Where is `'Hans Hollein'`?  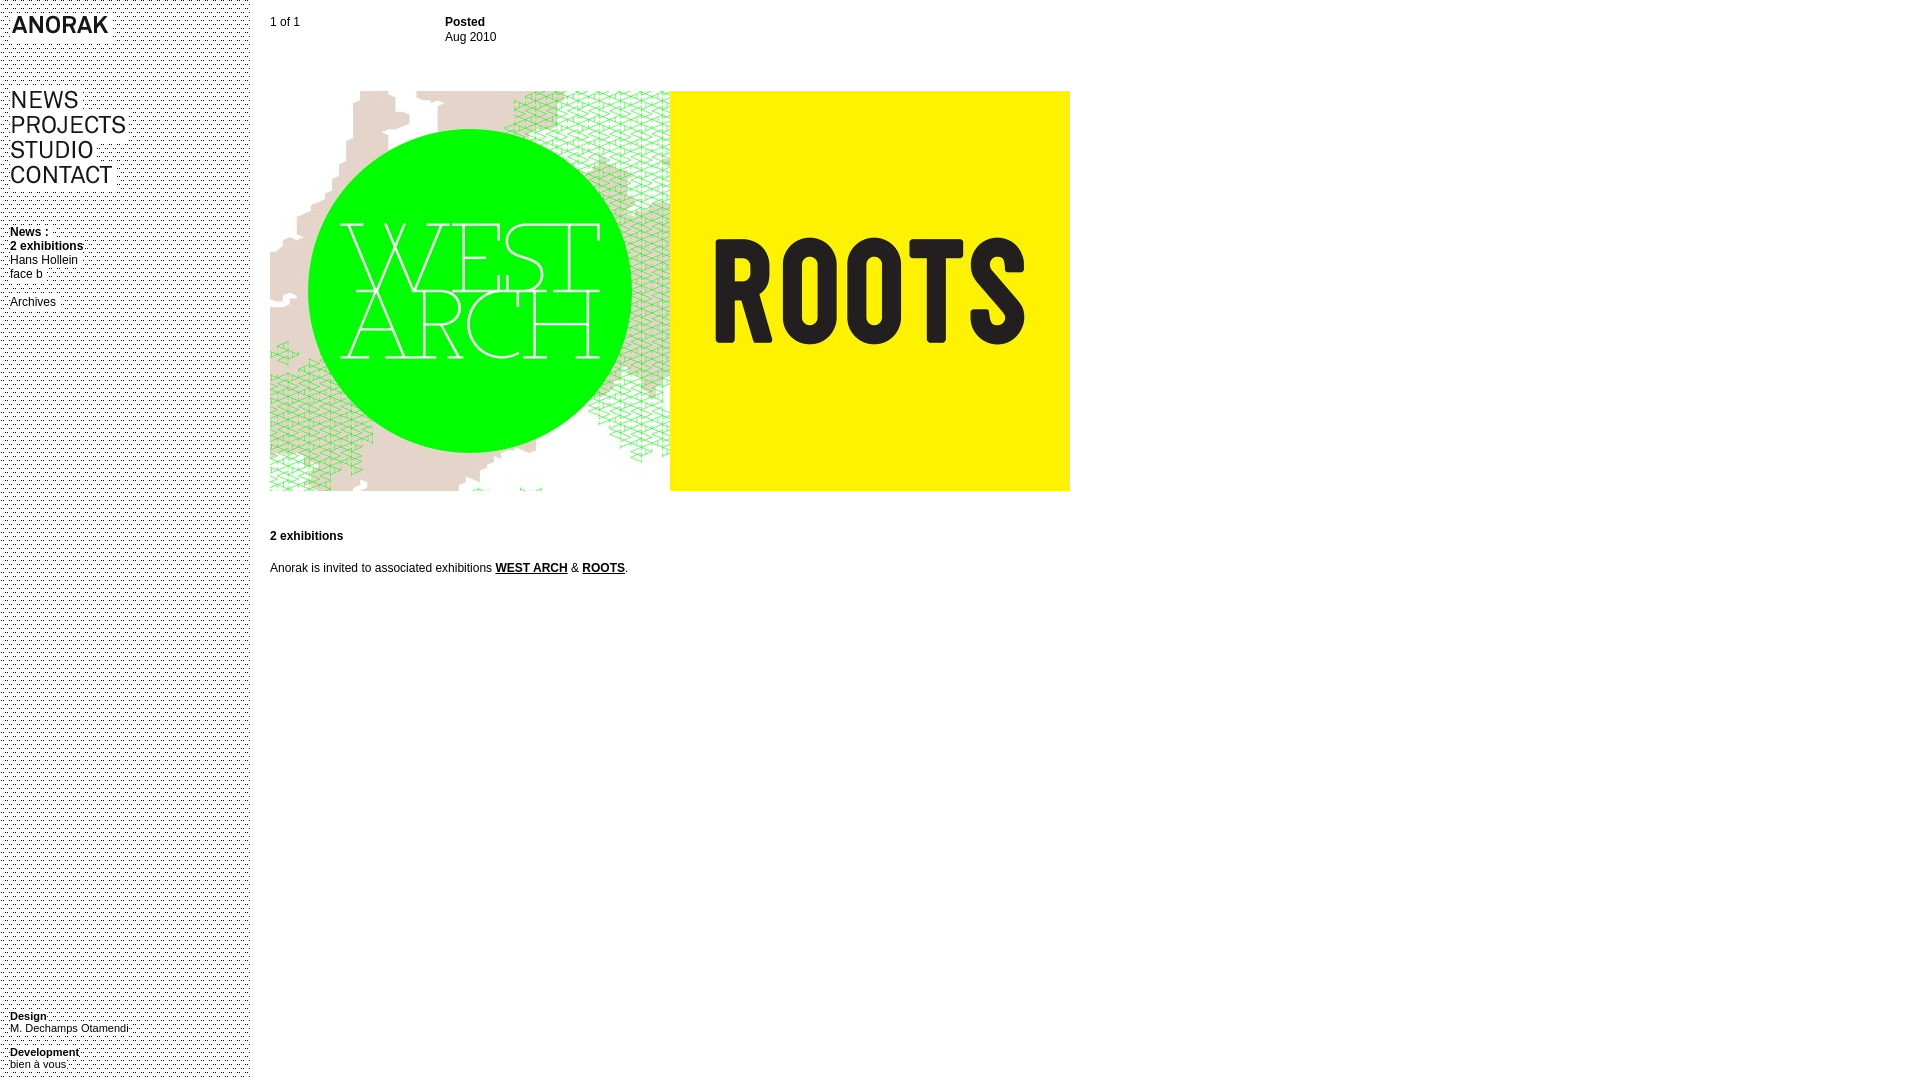
'Hans Hollein' is located at coordinates (9, 258).